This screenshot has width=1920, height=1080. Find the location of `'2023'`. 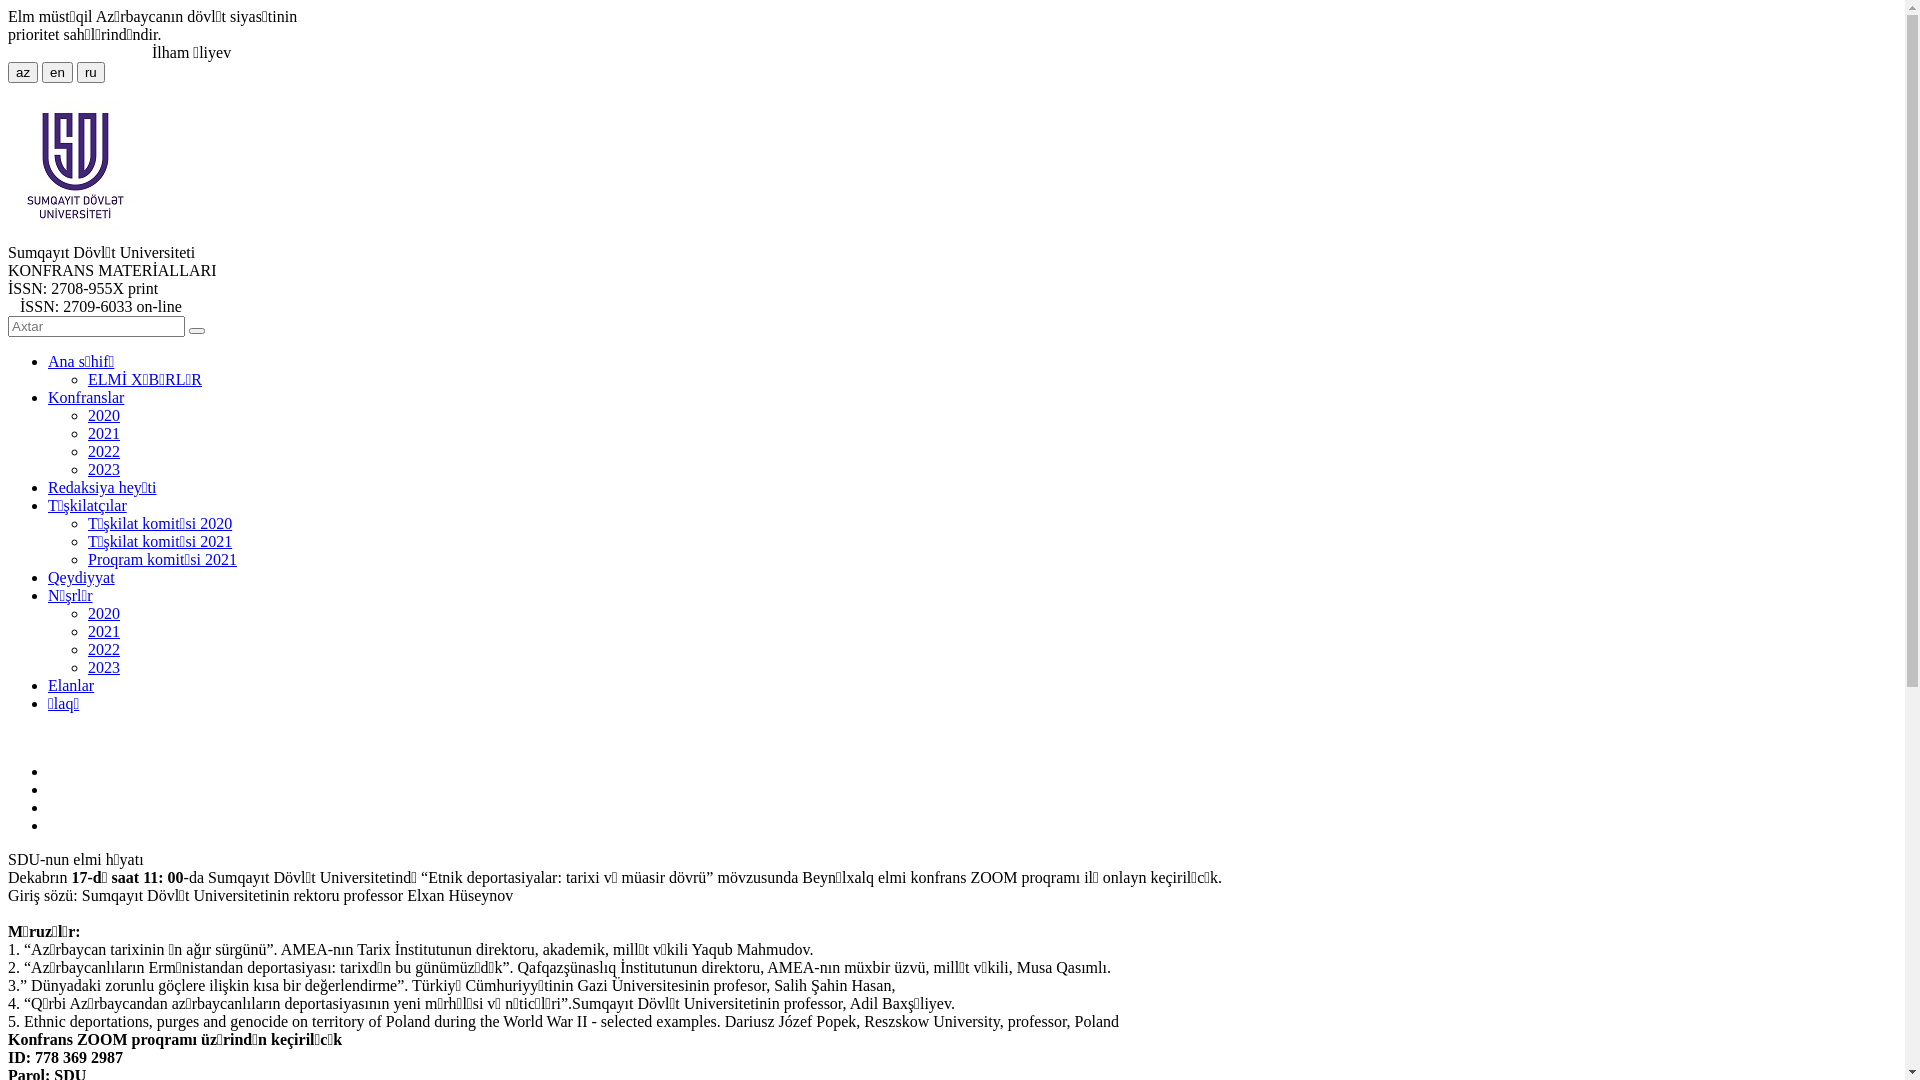

'2023' is located at coordinates (103, 667).